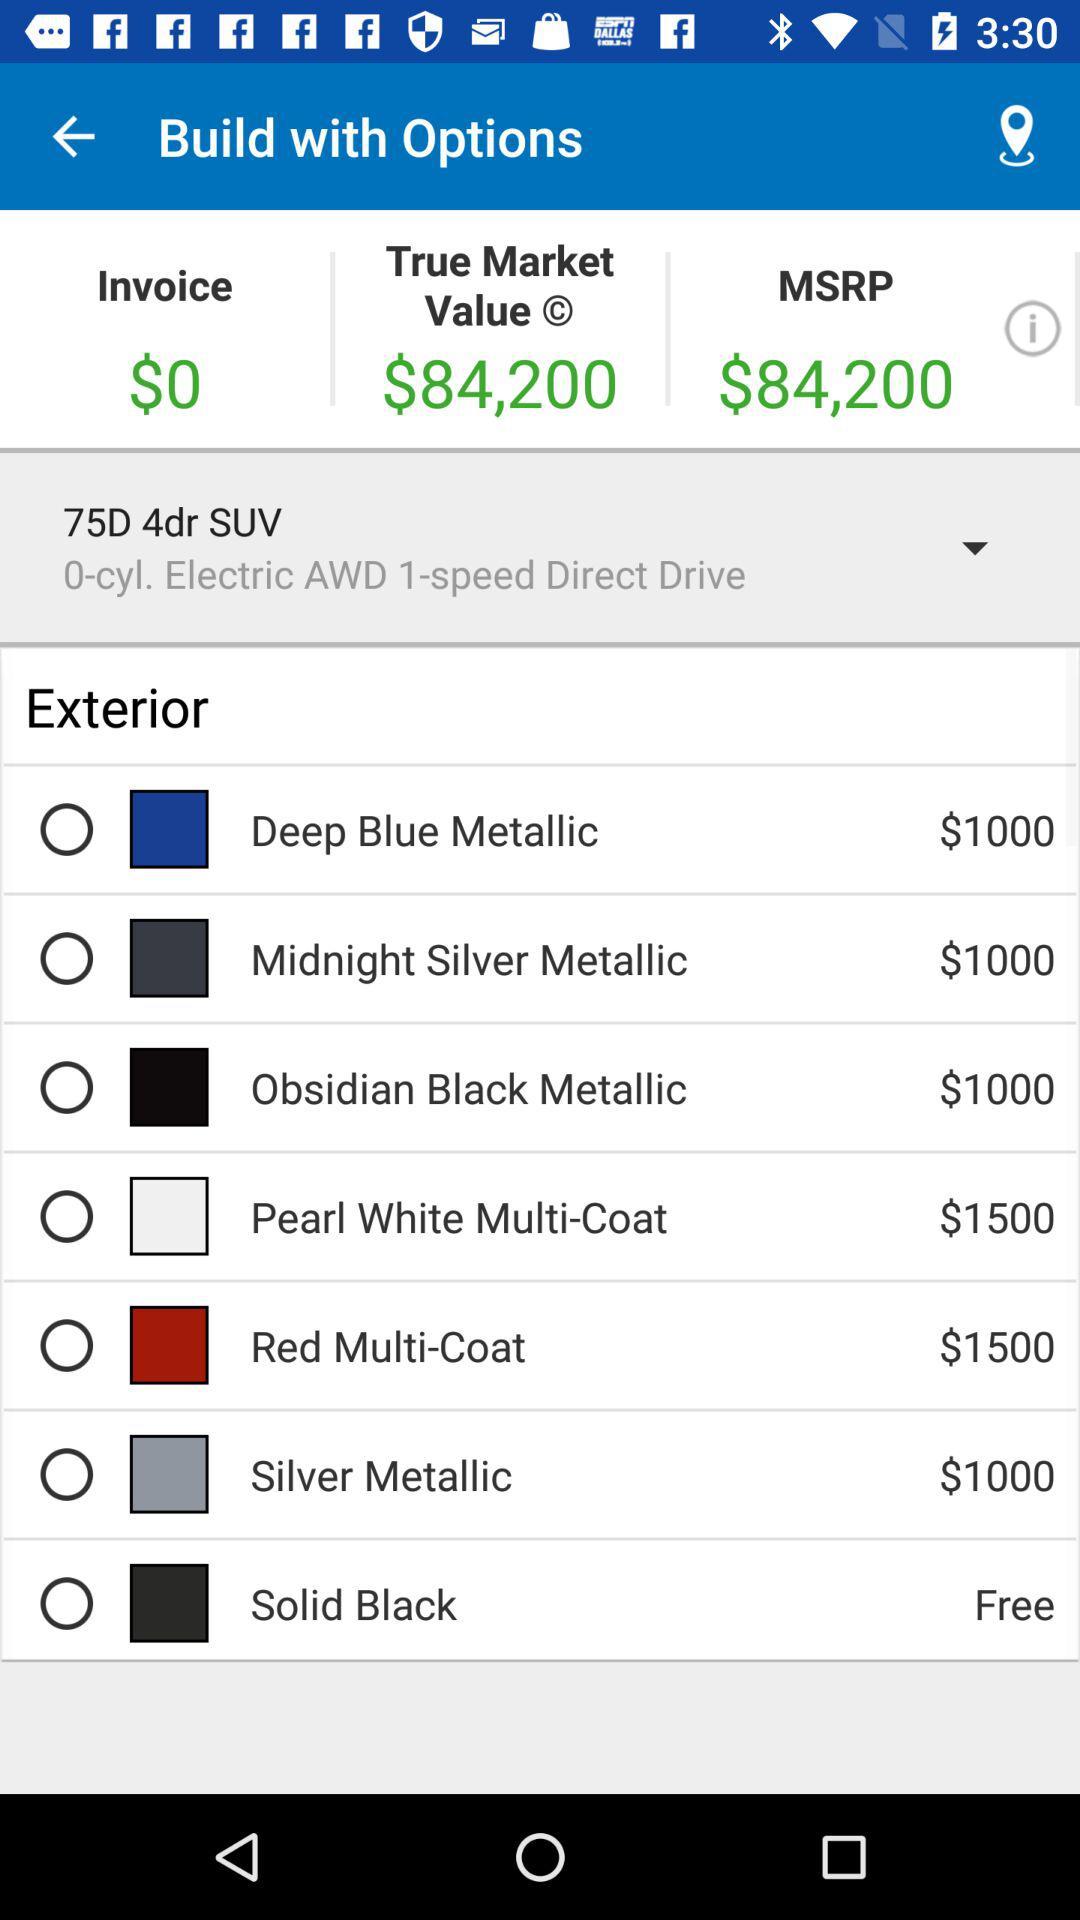  I want to click on color, so click(65, 1215).